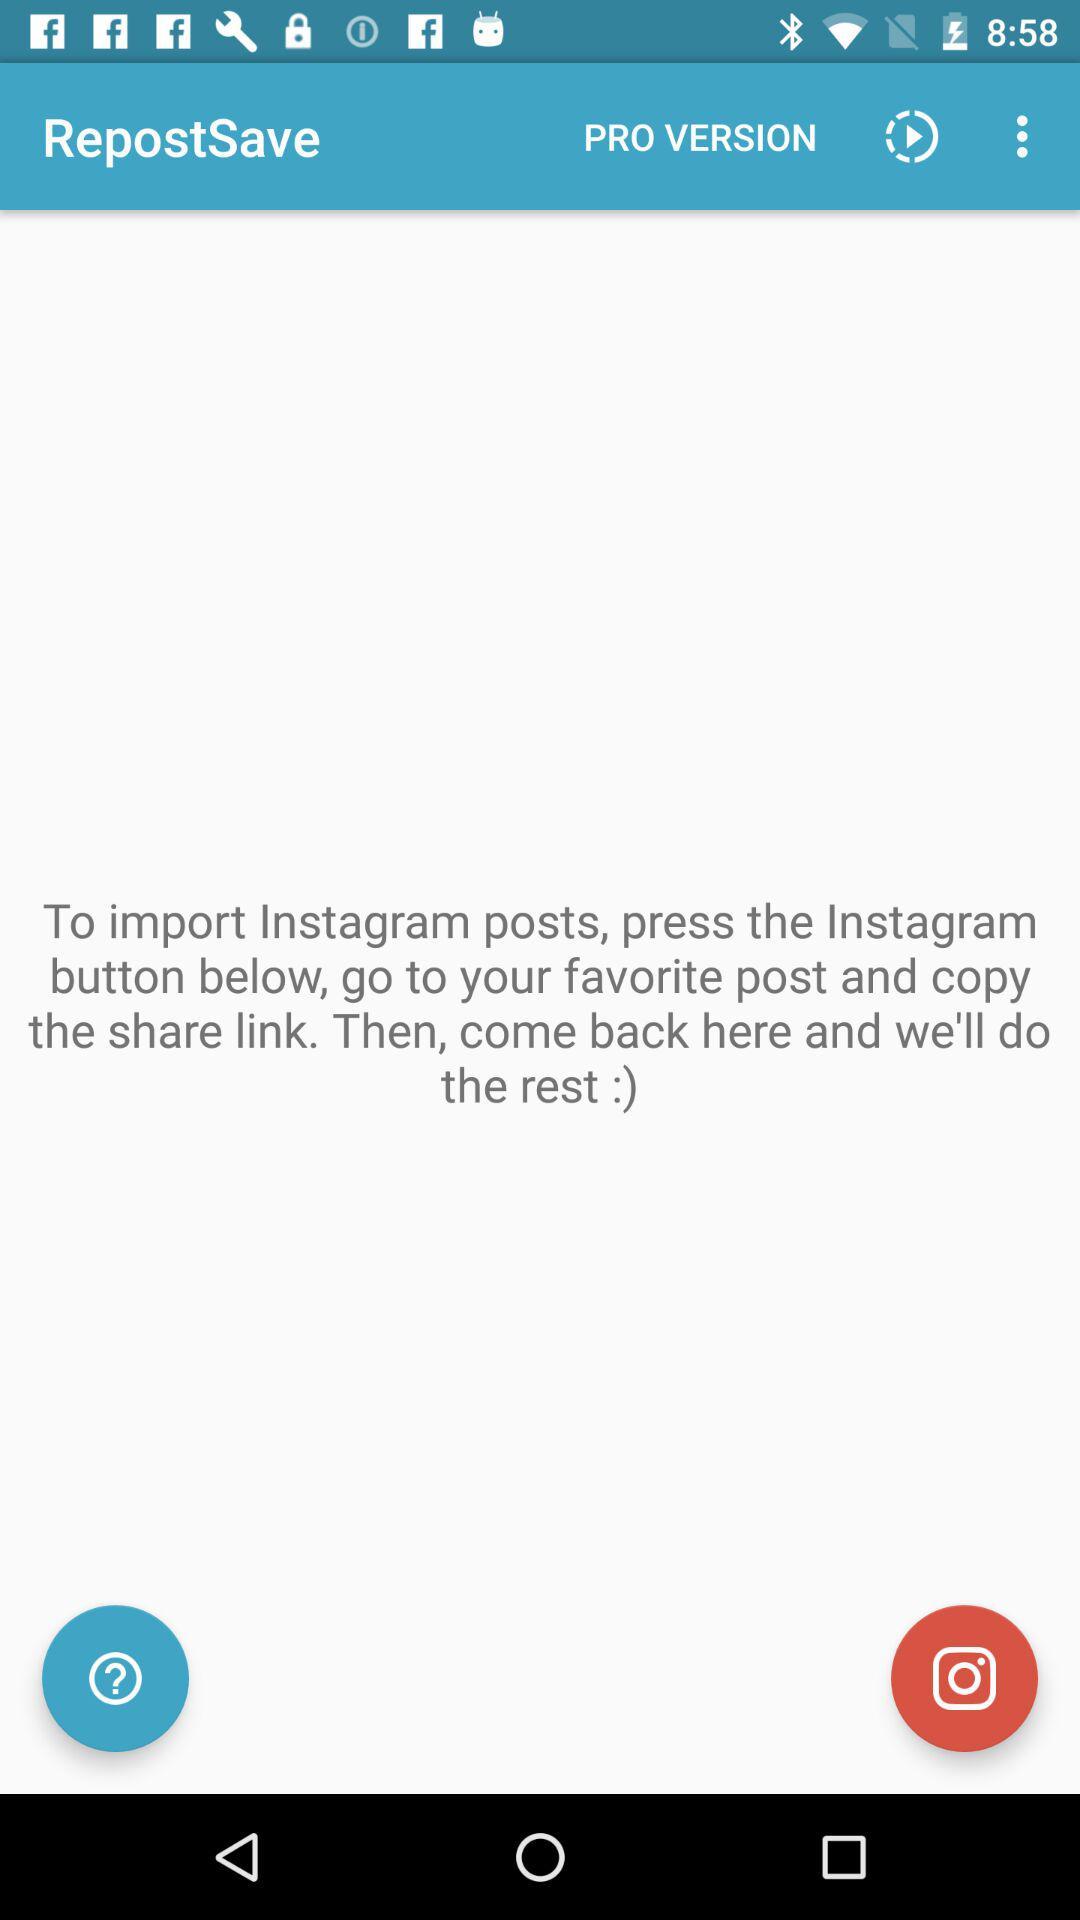 The image size is (1080, 1920). I want to click on get information, so click(115, 1678).